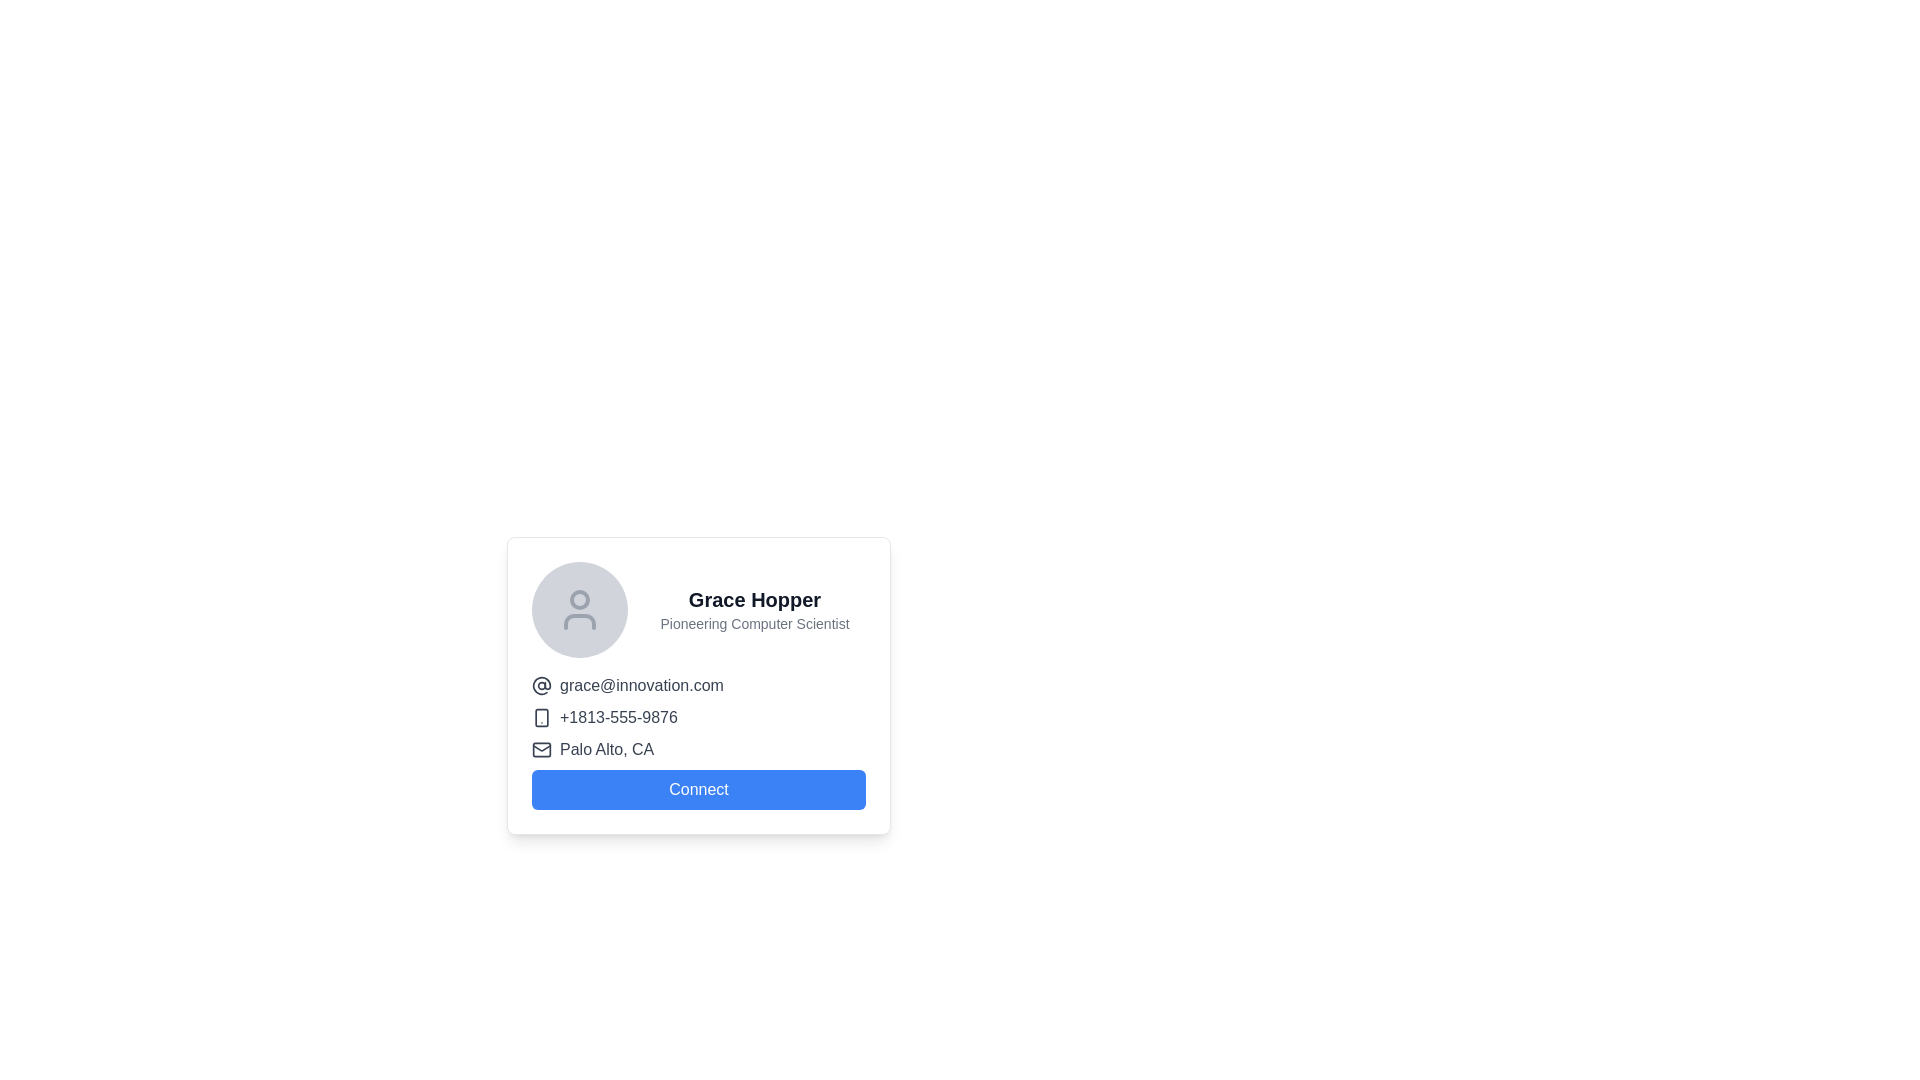 Image resolution: width=1920 pixels, height=1080 pixels. Describe the element at coordinates (542, 716) in the screenshot. I see `the small smartphone-shaped icon with a rounded rectangular frame, located next to the phone number '+1813-555-9876' in the third row of contact information` at that location.